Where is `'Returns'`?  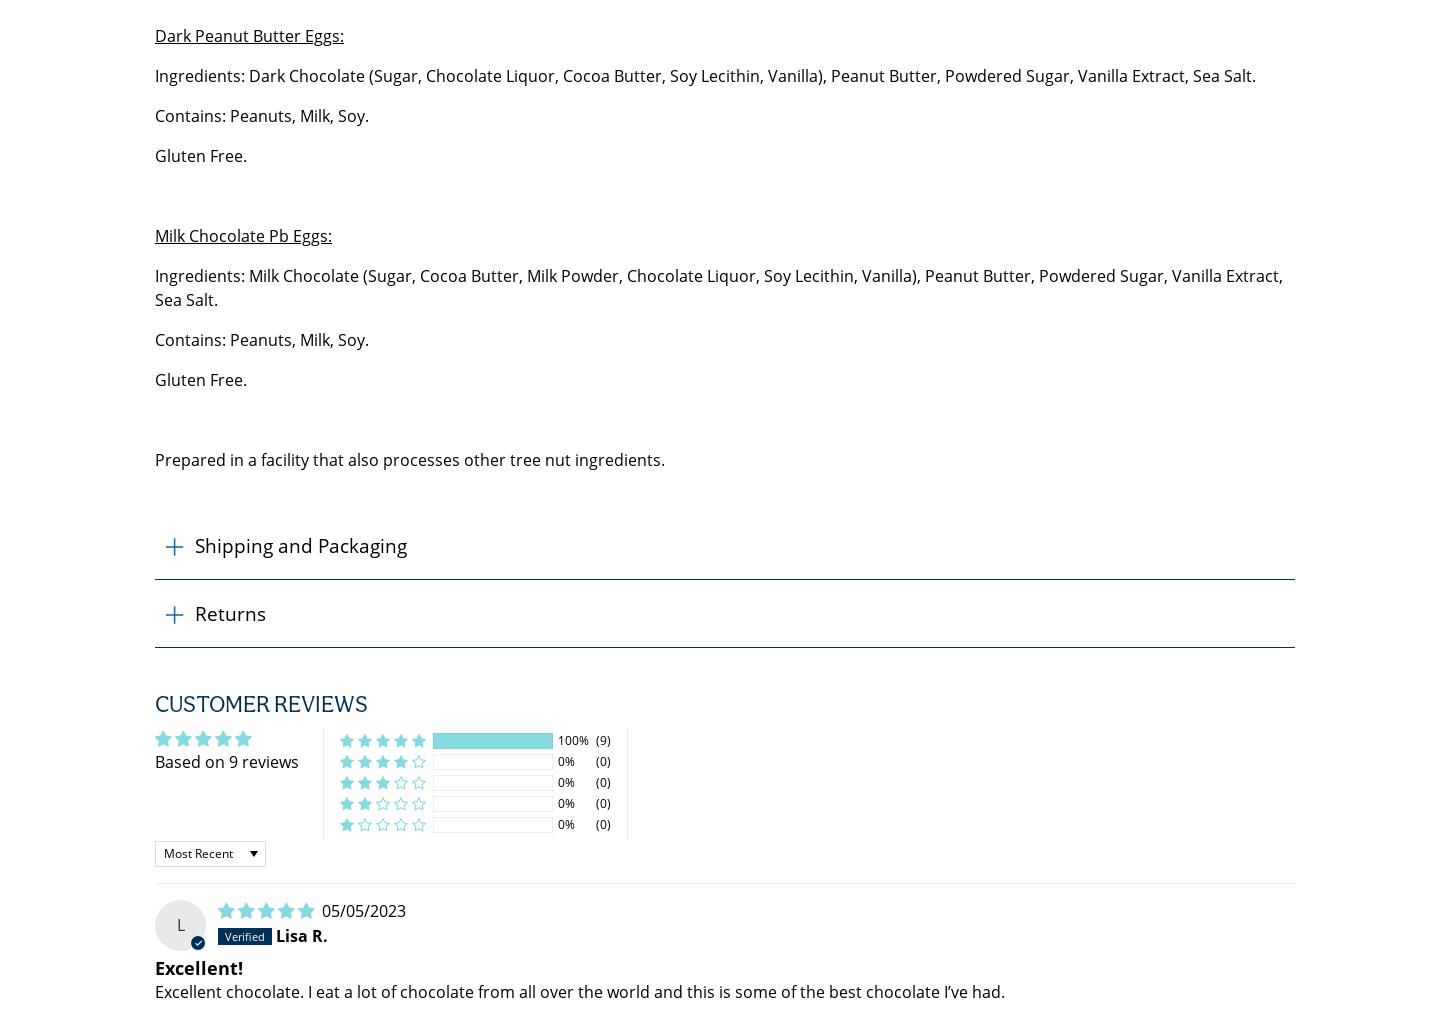 'Returns' is located at coordinates (229, 613).